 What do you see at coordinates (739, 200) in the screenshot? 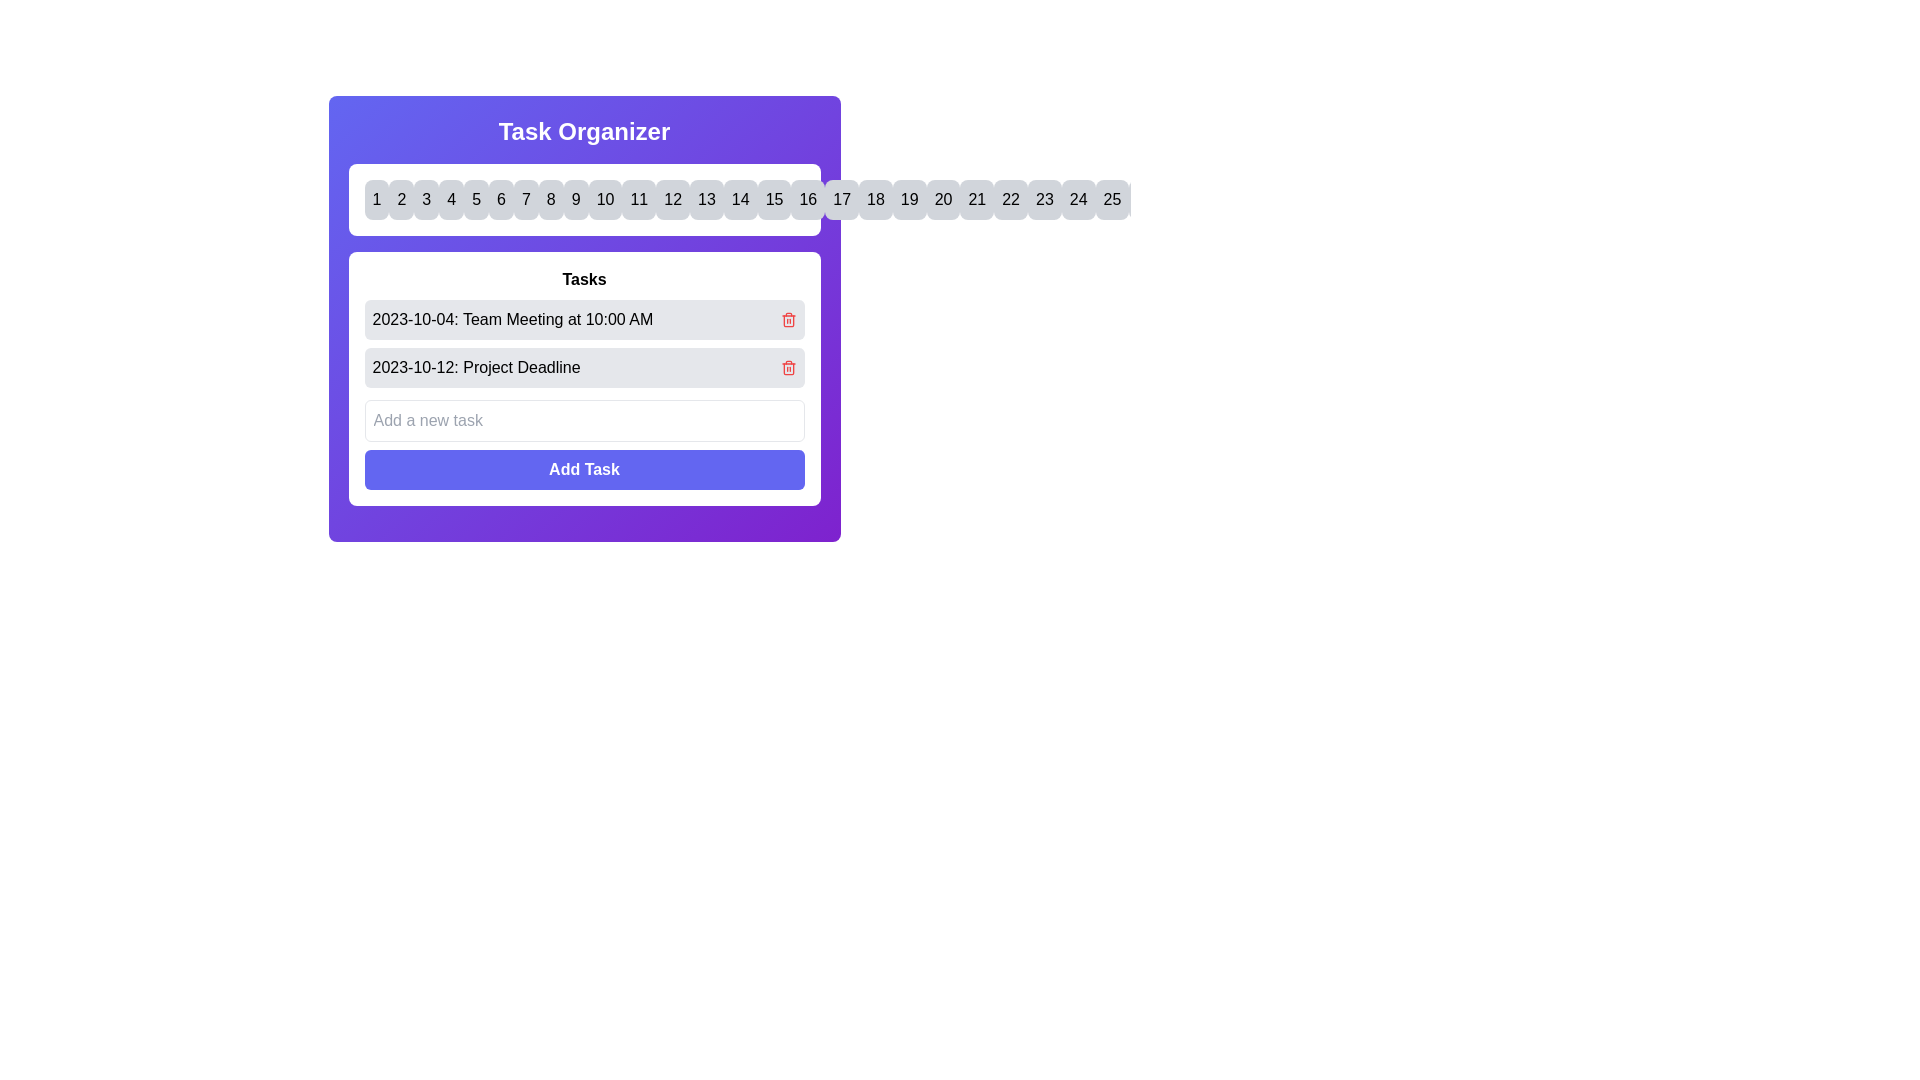
I see `the button labeled '14' with a light gray background and black text` at bounding box center [739, 200].